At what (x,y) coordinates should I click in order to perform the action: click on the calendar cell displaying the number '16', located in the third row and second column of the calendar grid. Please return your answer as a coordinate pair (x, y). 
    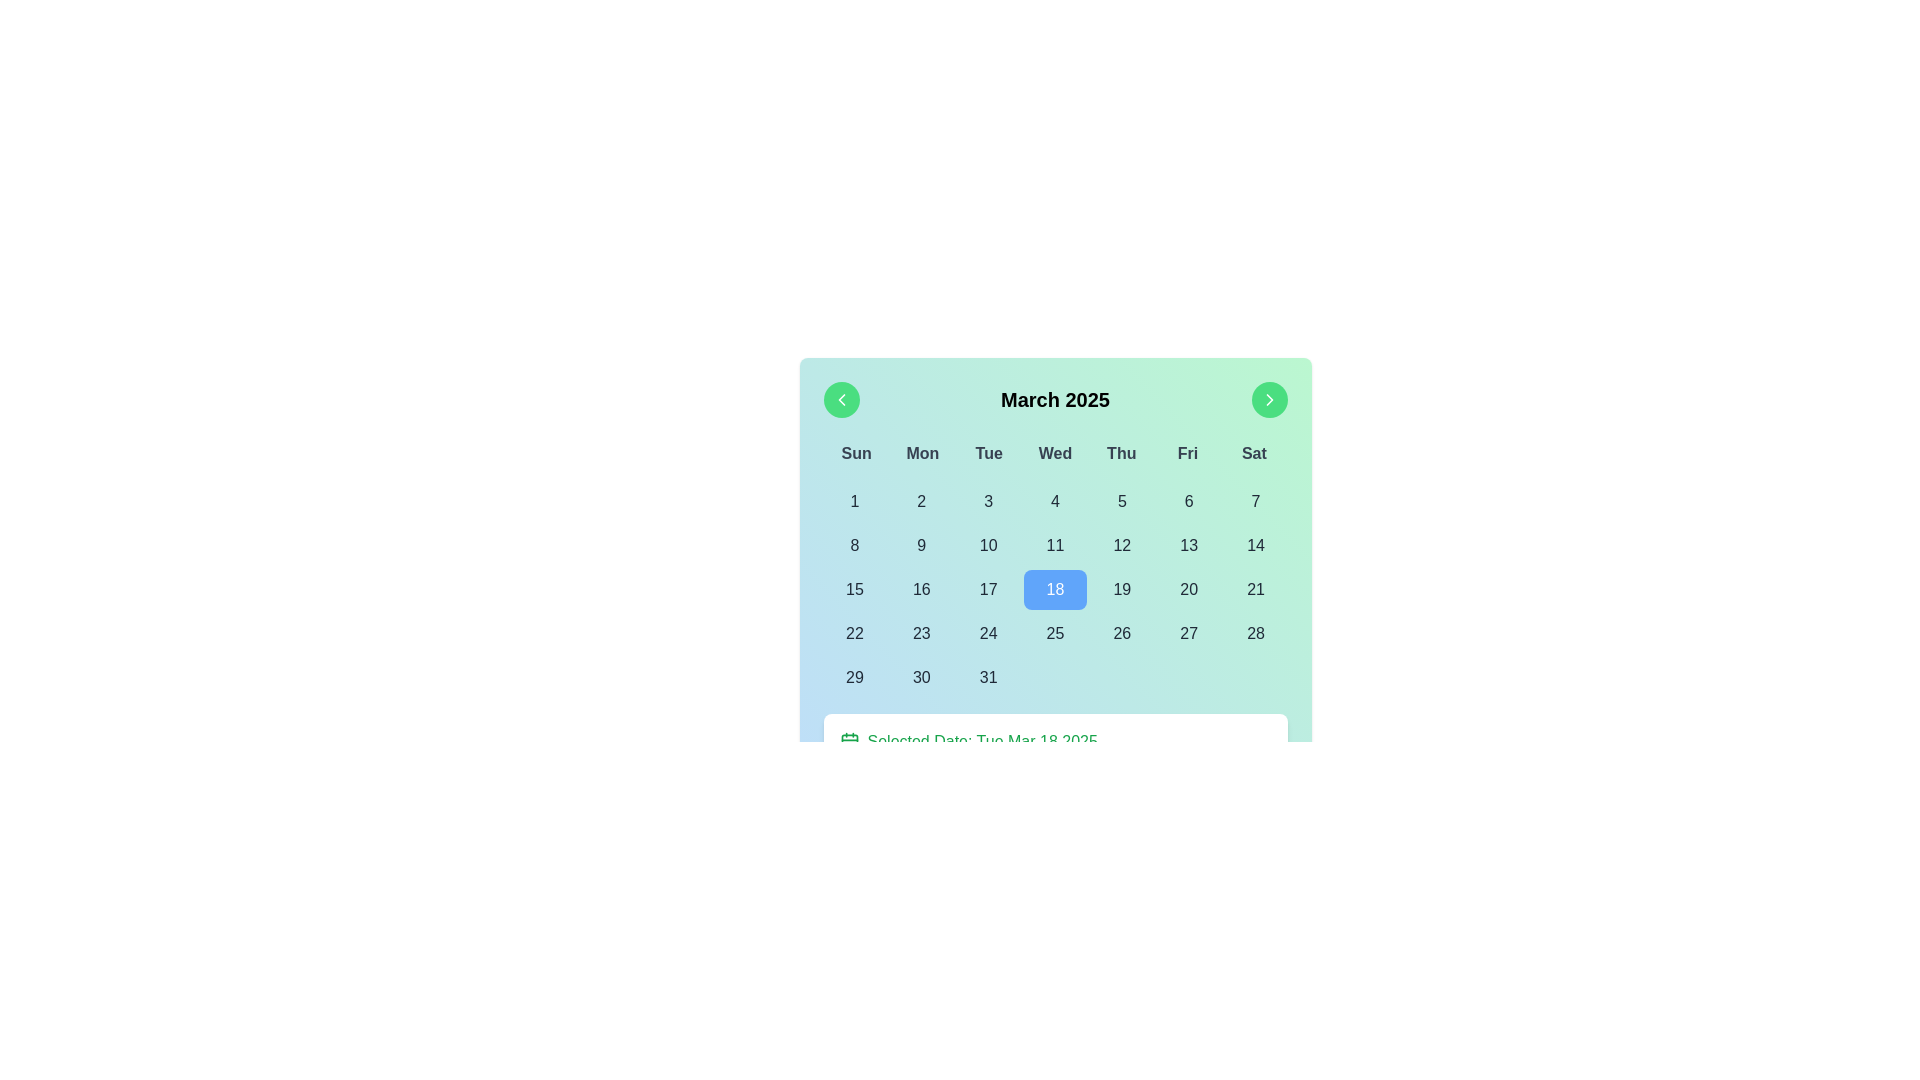
    Looking at the image, I should click on (920, 589).